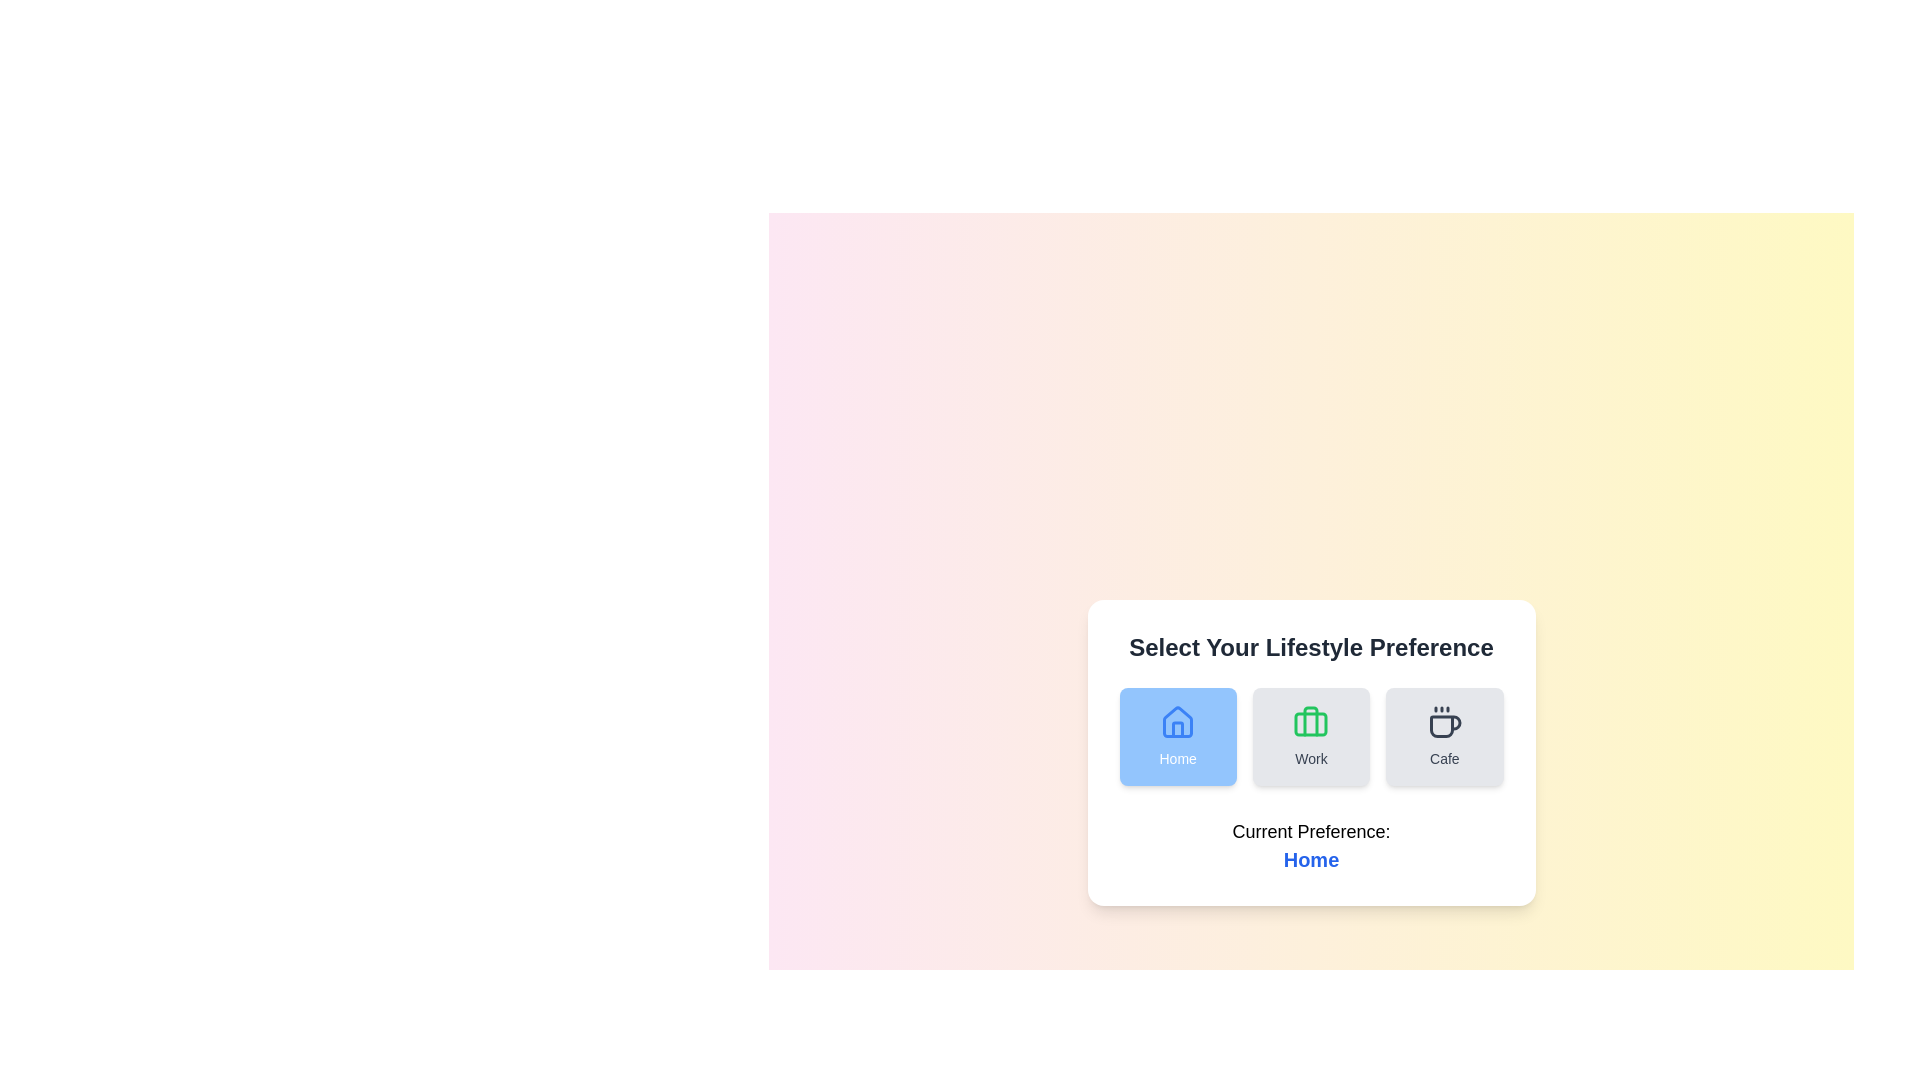 The height and width of the screenshot is (1080, 1920). I want to click on the grid layout containing options 'Home', 'Work', and 'Cafe', so click(1311, 736).